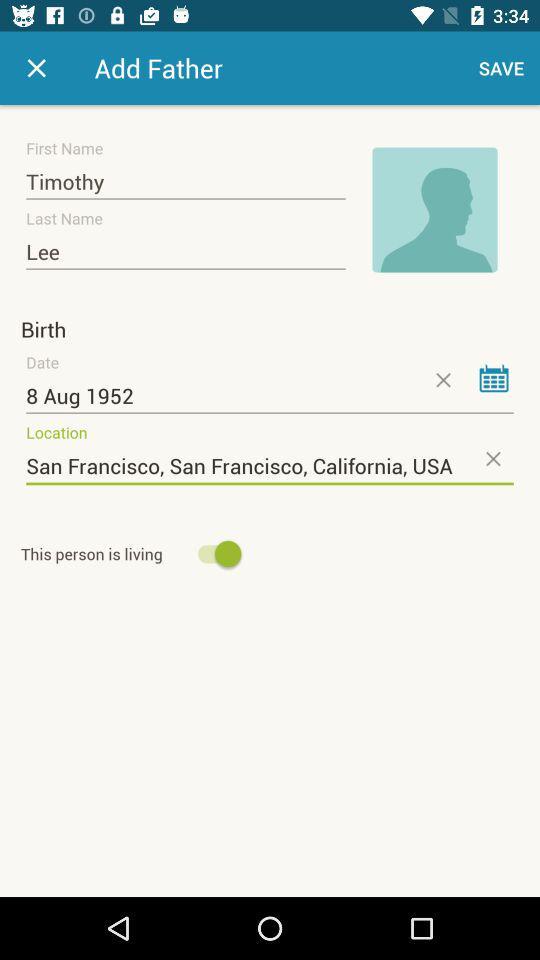 Image resolution: width=540 pixels, height=960 pixels. Describe the element at coordinates (491, 458) in the screenshot. I see `erase location text` at that location.